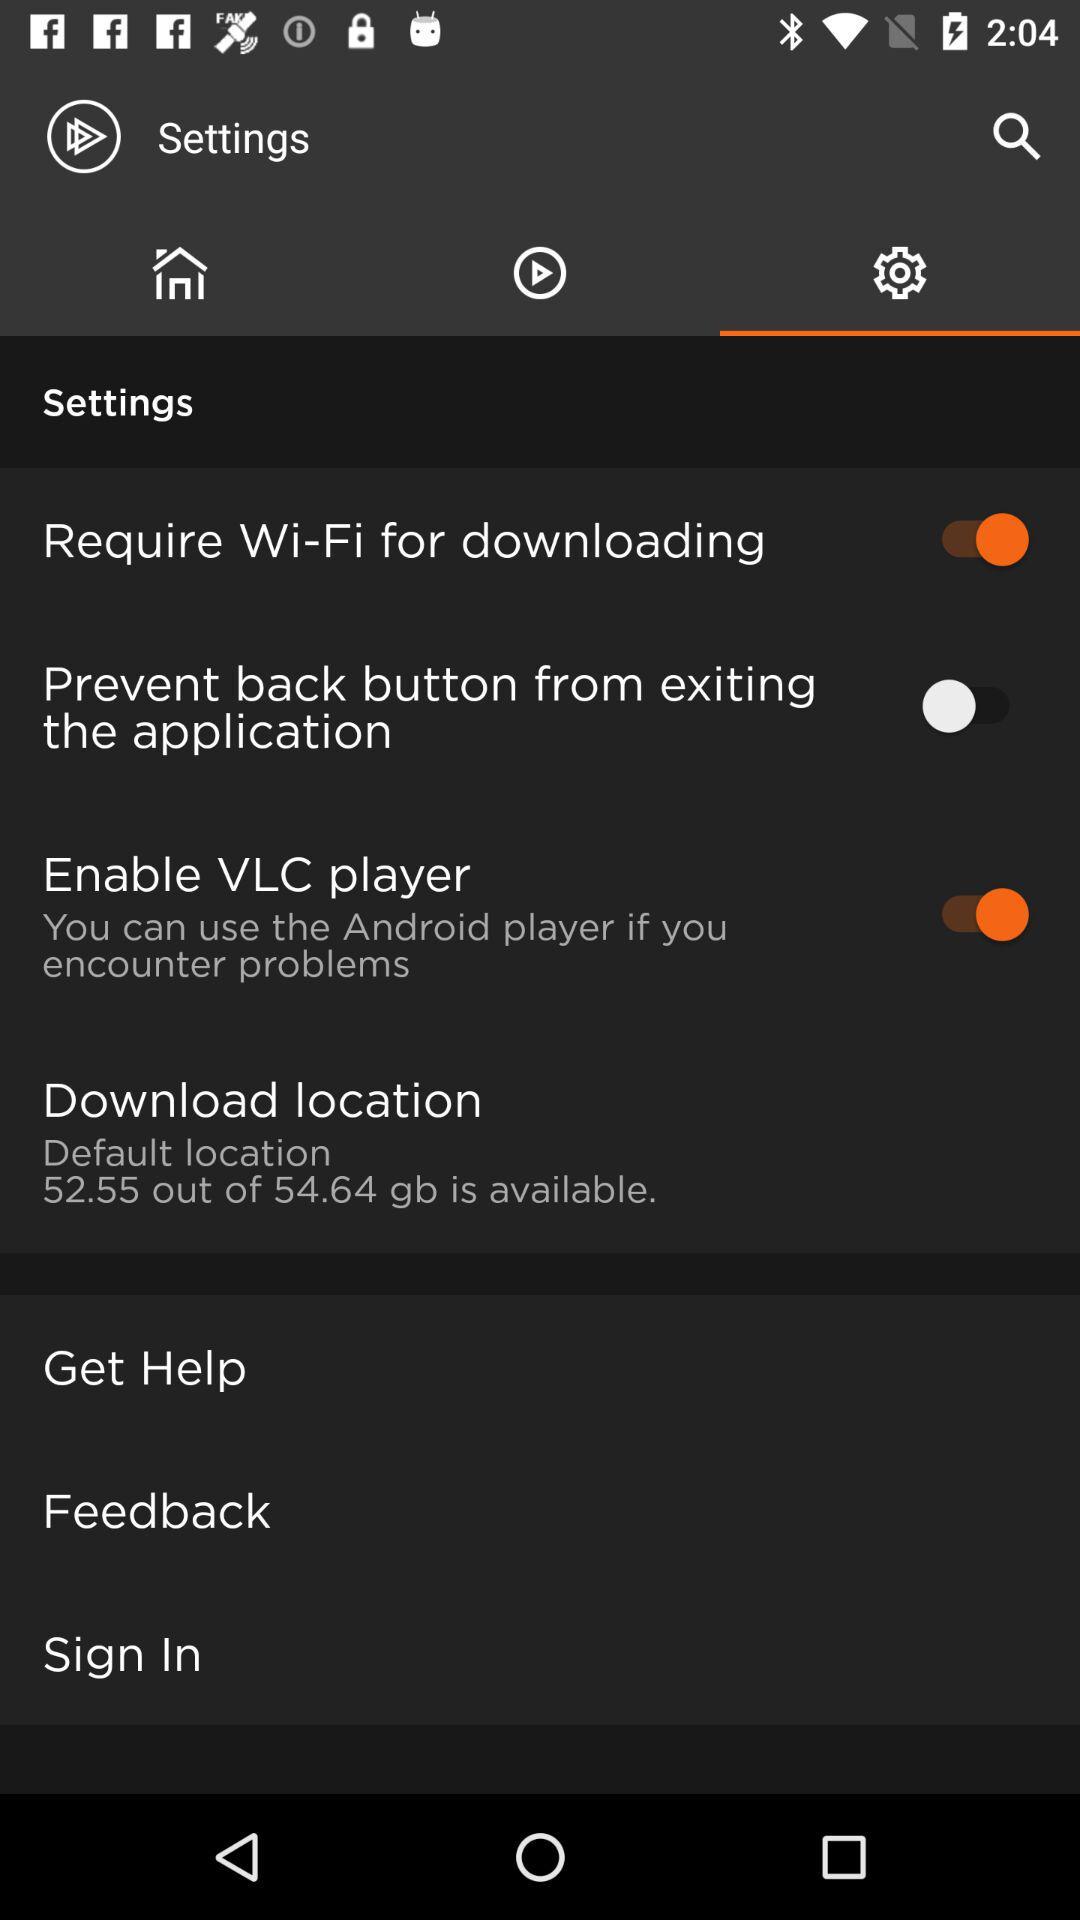  I want to click on the play button beside settings, so click(100, 136).